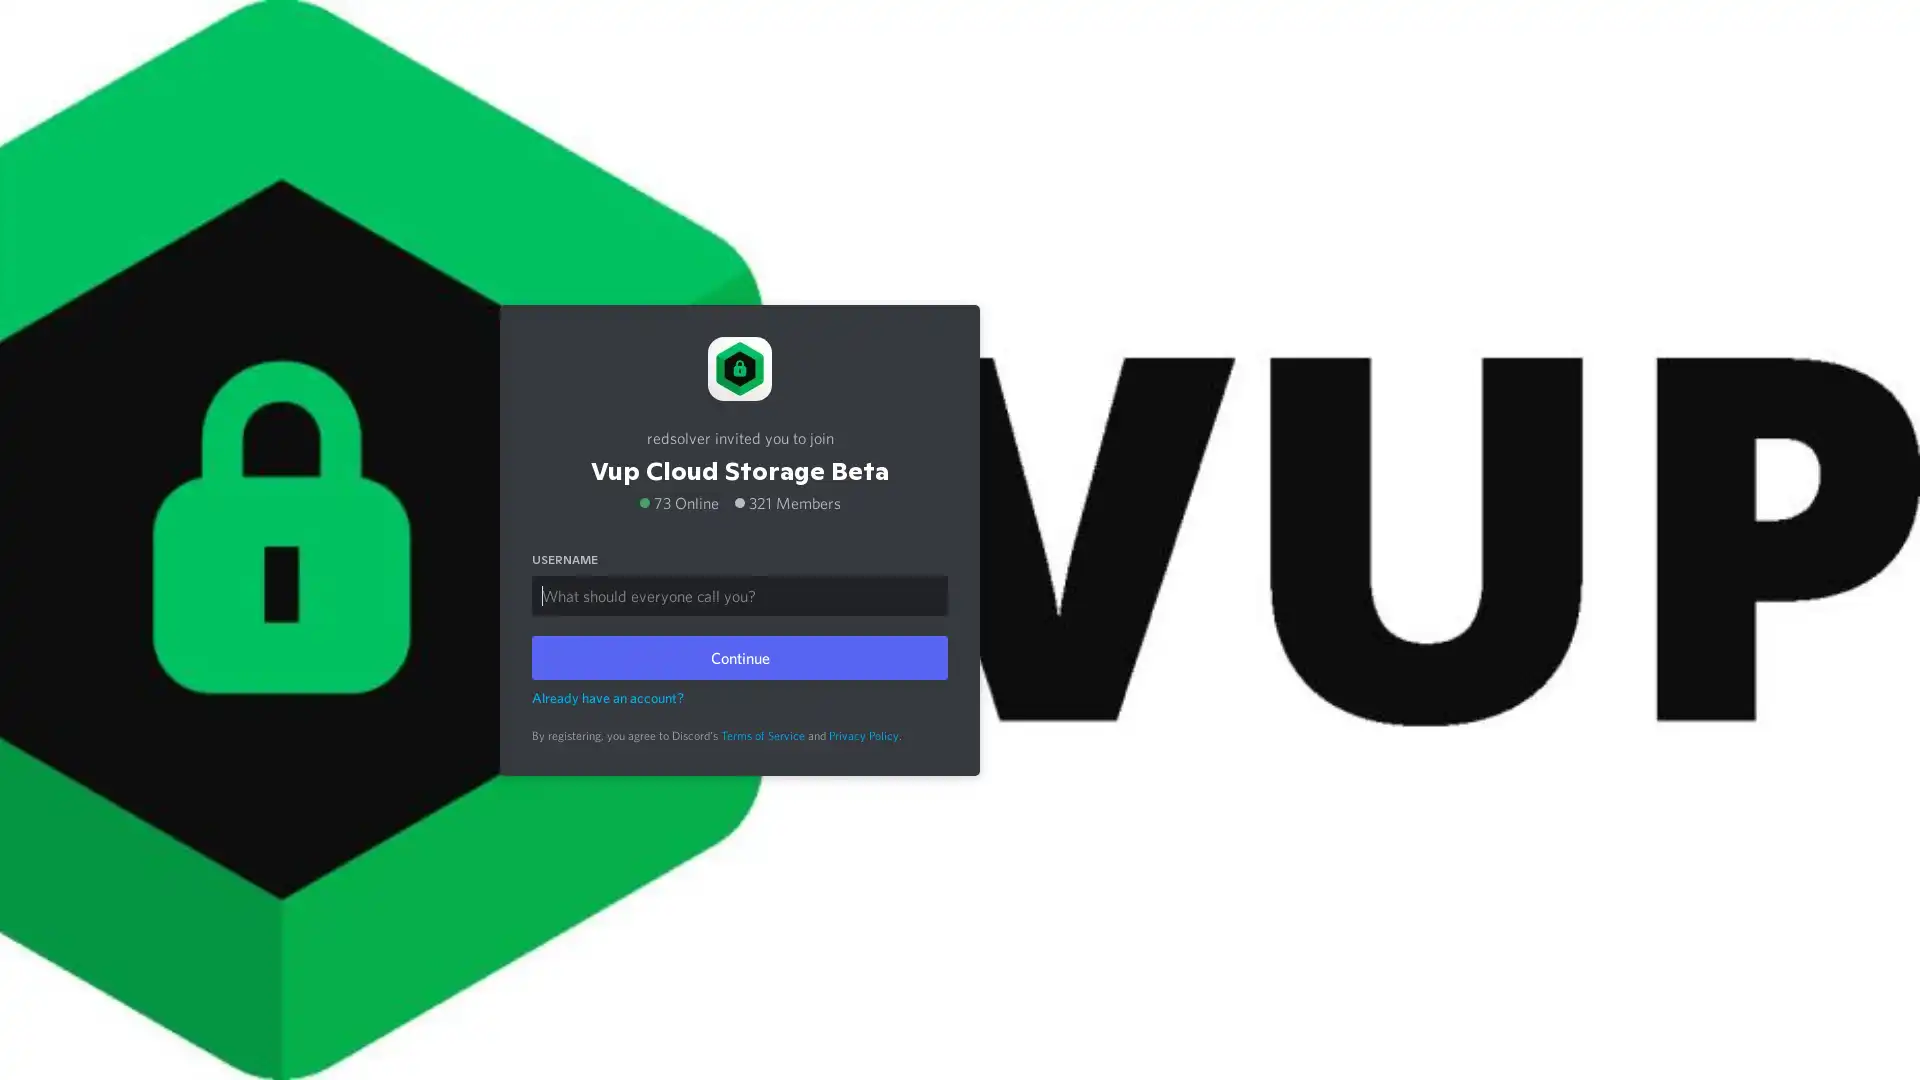 This screenshot has height=1080, width=1920. What do you see at coordinates (738, 656) in the screenshot?
I see `Continue` at bounding box center [738, 656].